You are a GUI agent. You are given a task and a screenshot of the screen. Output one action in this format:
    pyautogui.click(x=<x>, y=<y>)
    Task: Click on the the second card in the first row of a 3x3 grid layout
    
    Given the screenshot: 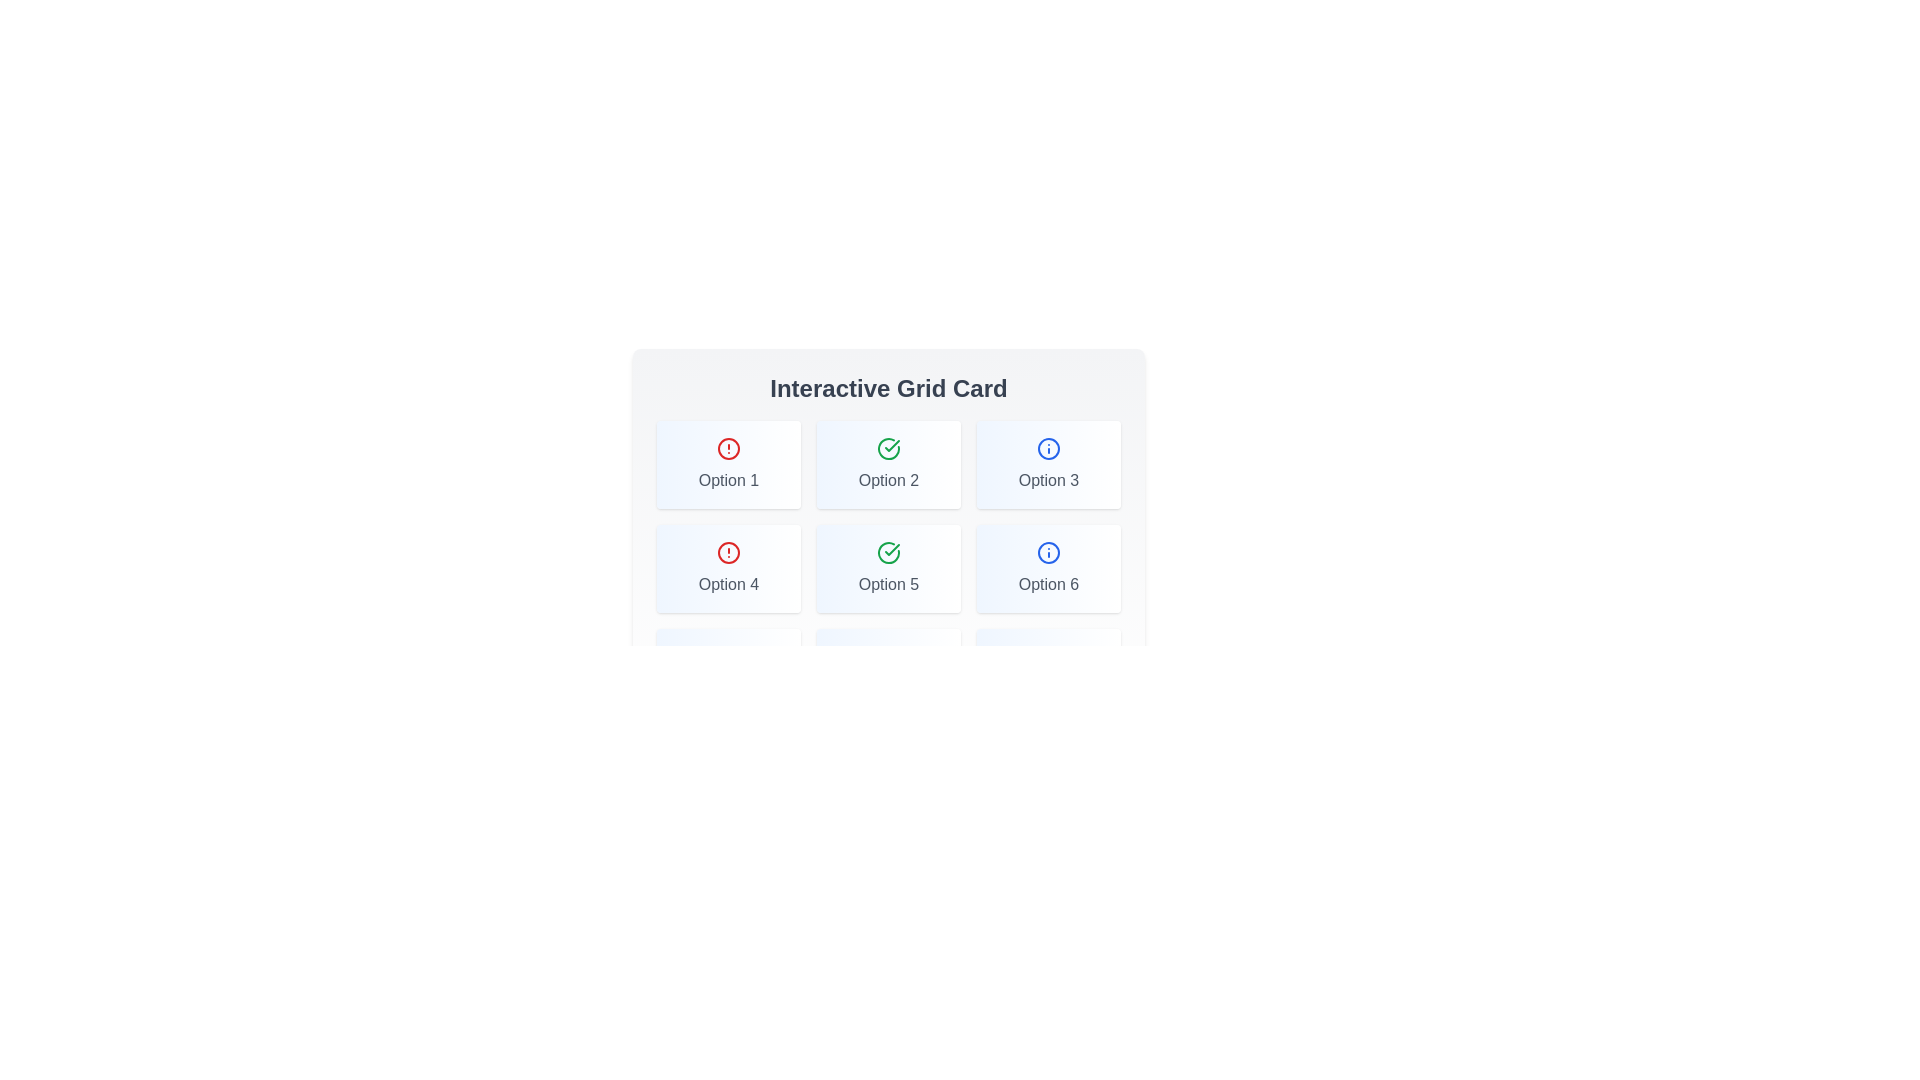 What is the action you would take?
    pyautogui.click(x=887, y=465)
    